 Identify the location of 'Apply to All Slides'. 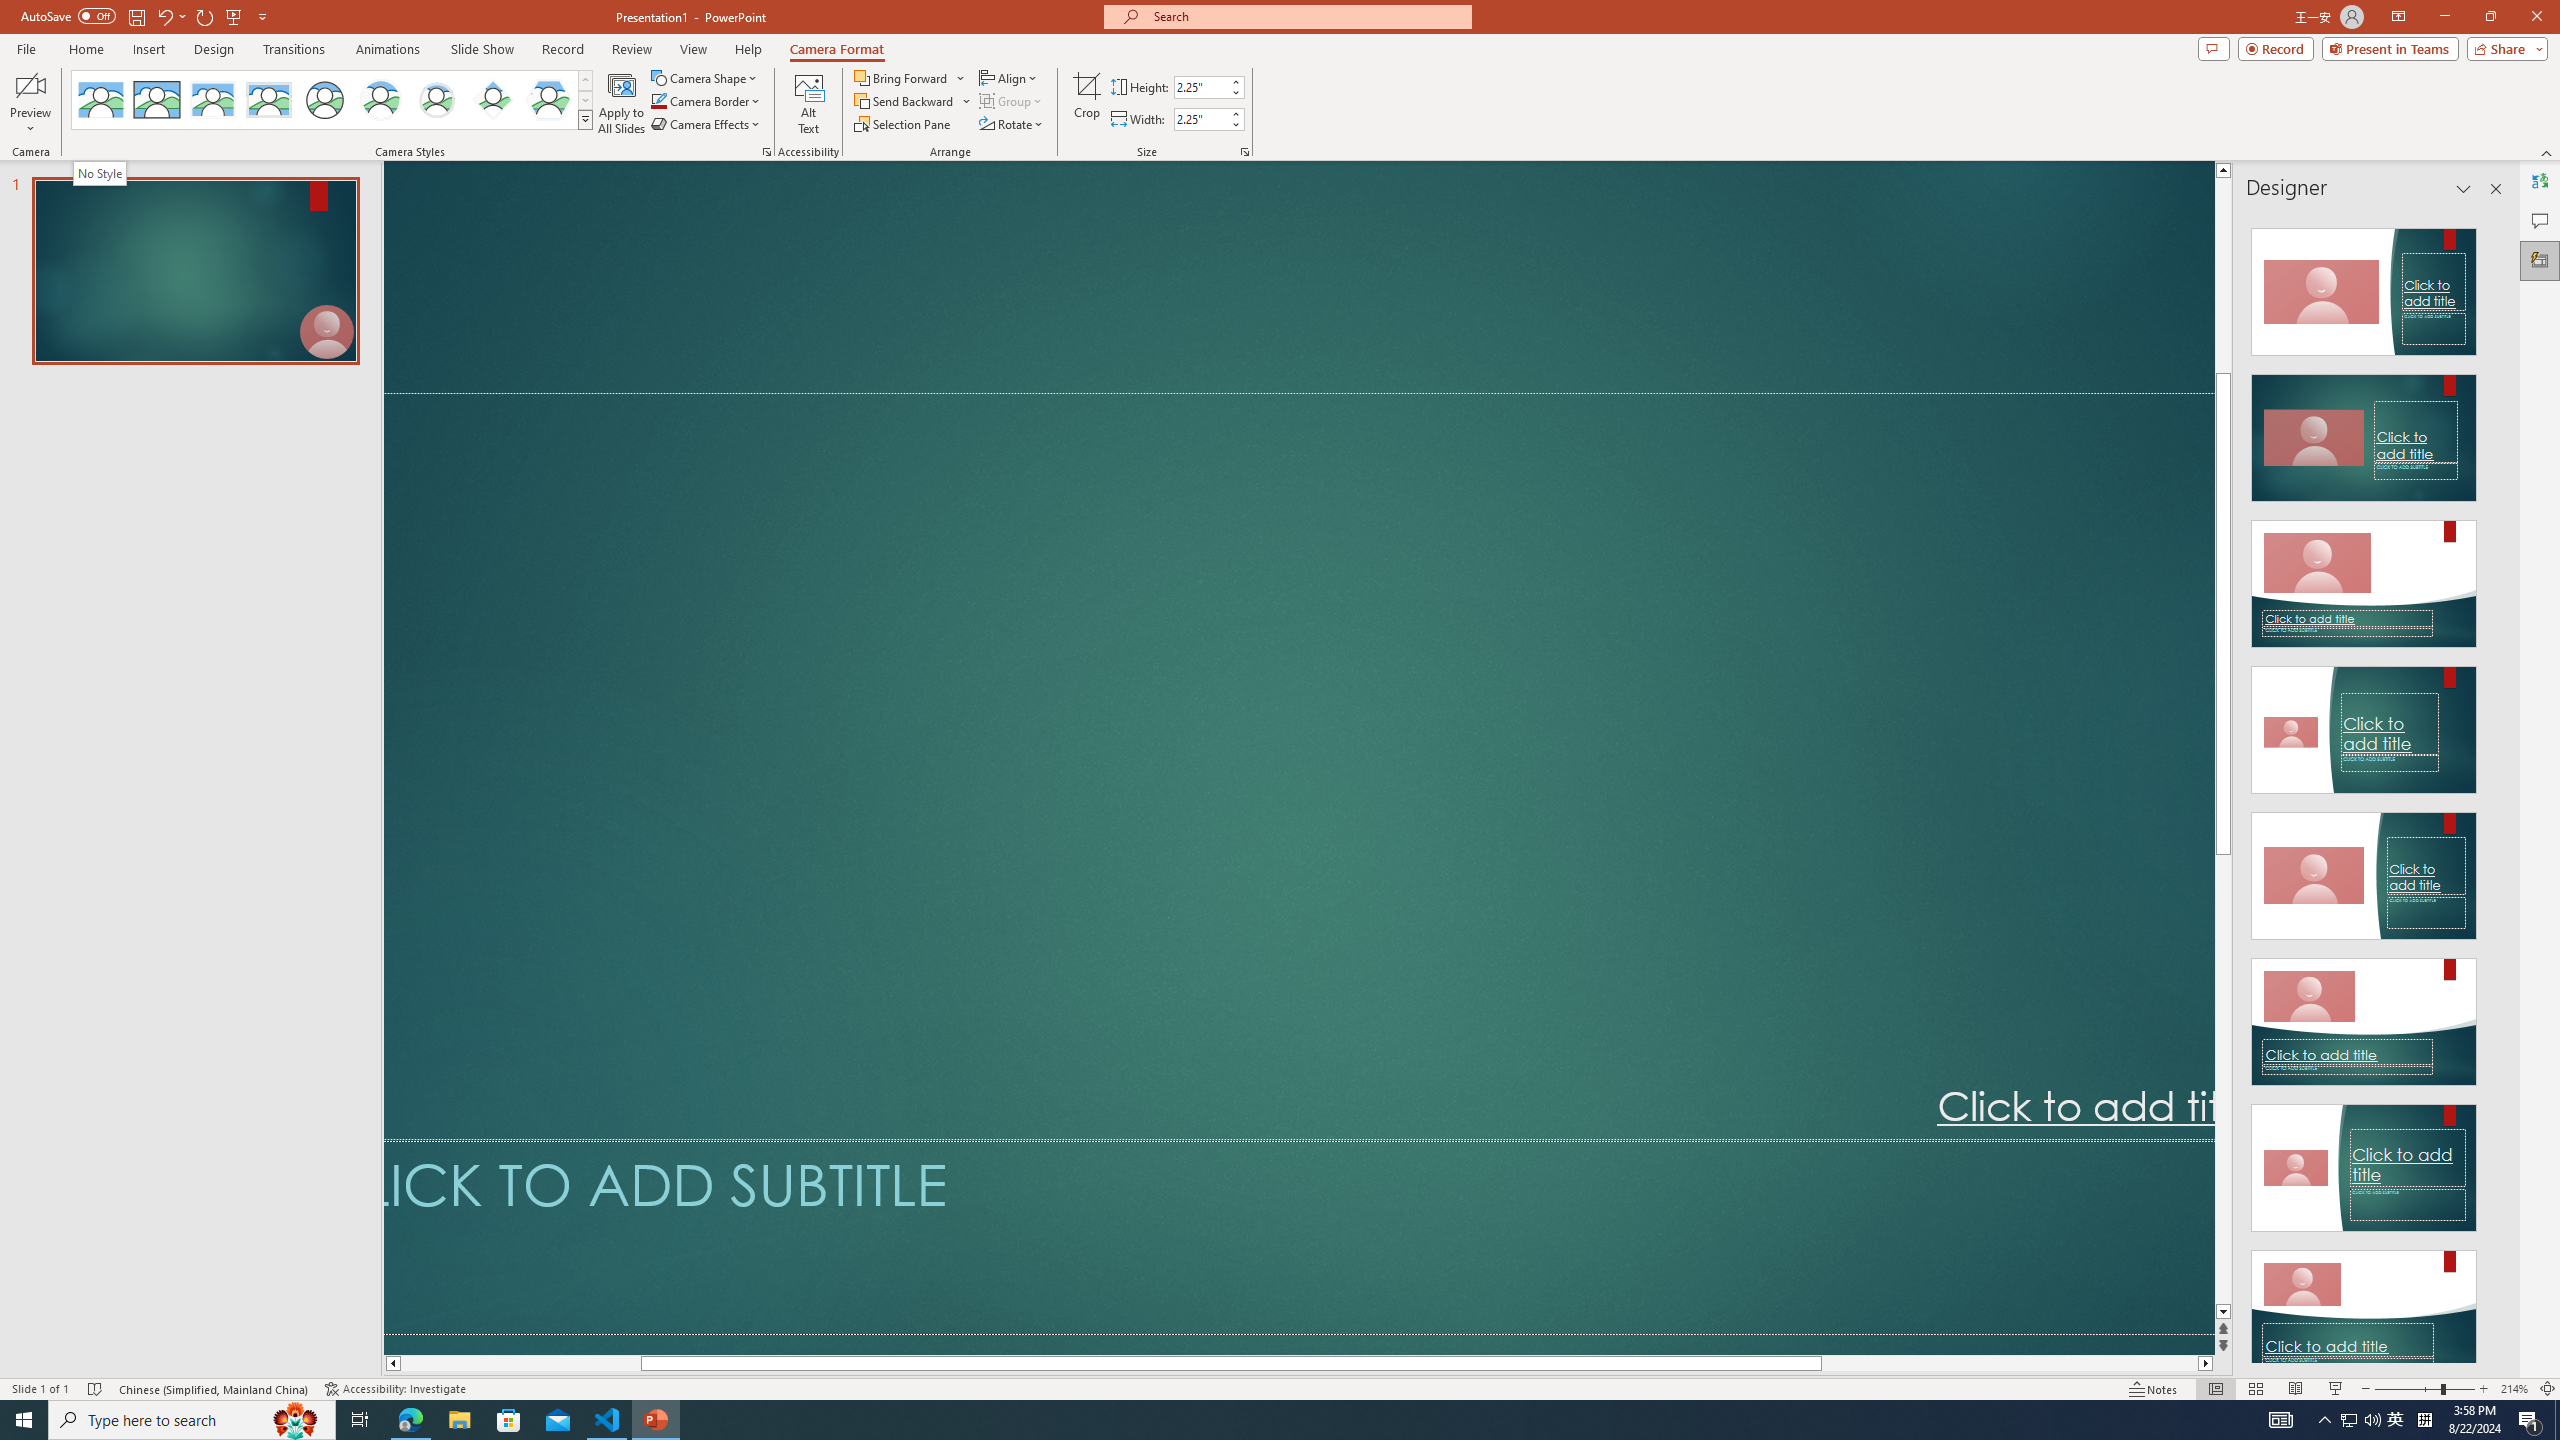
(621, 103).